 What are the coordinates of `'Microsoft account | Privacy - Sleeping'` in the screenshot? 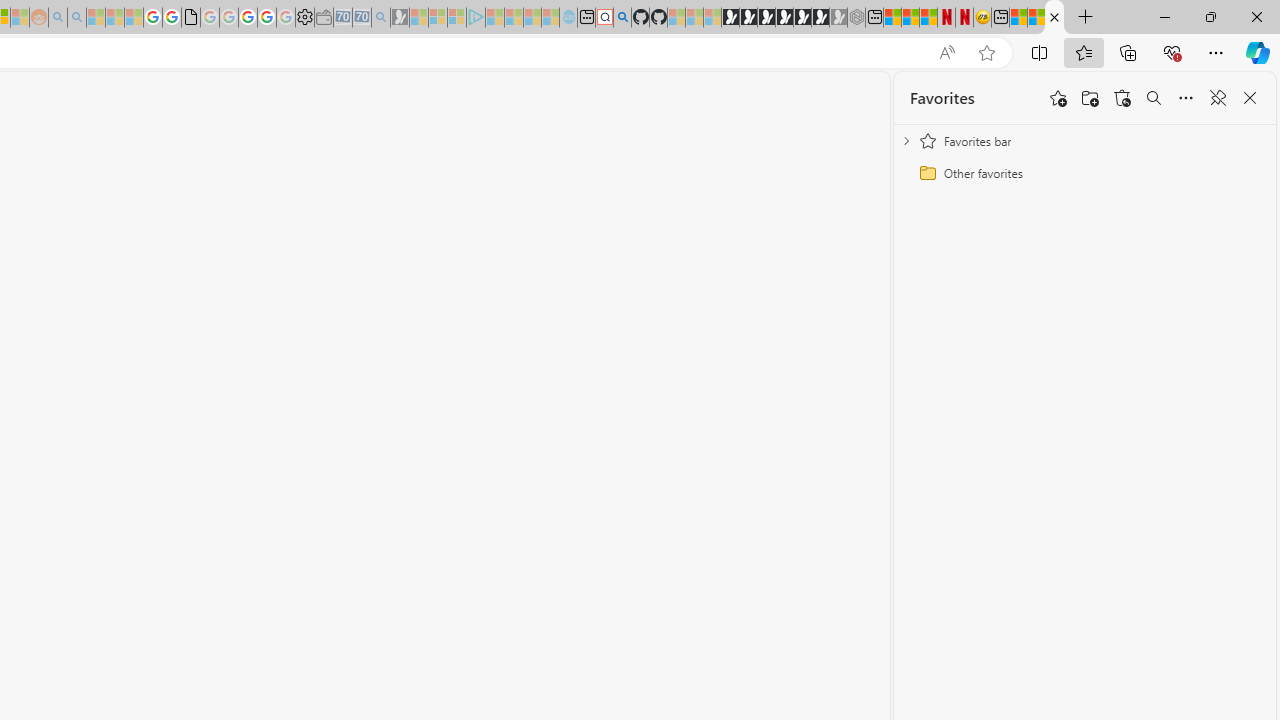 It's located at (455, 17).